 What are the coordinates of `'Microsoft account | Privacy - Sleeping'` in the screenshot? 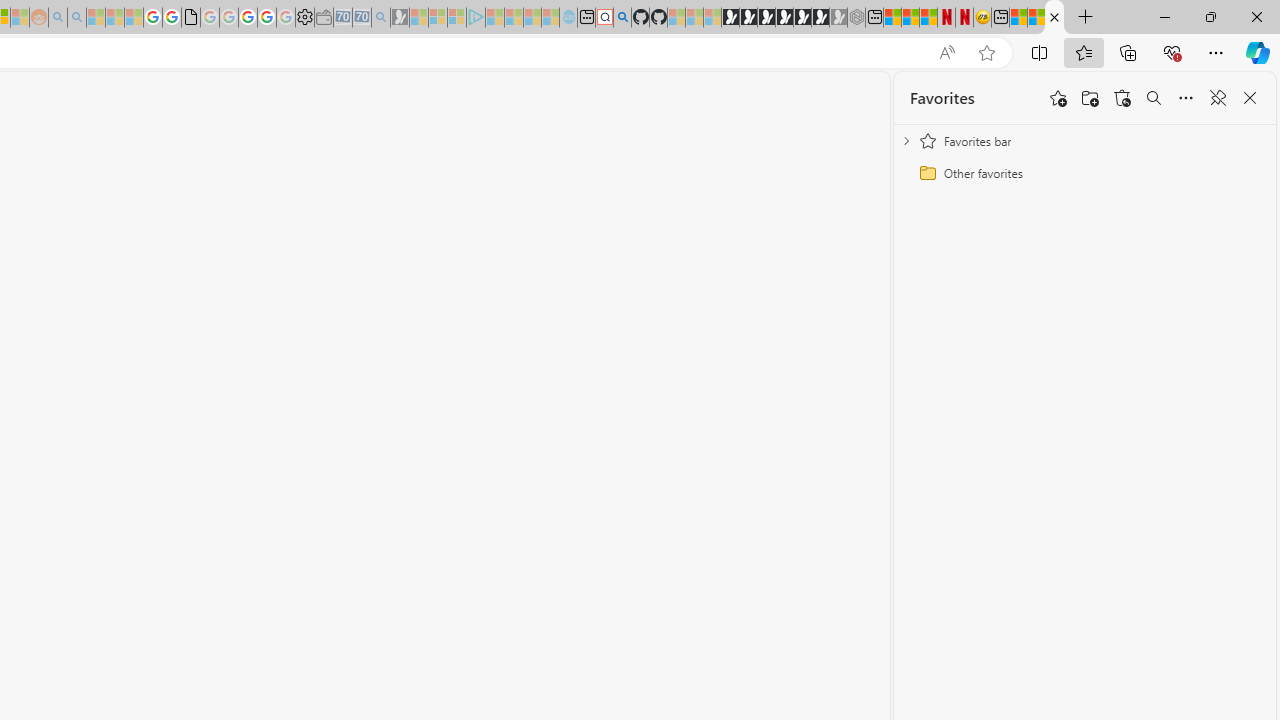 It's located at (455, 17).